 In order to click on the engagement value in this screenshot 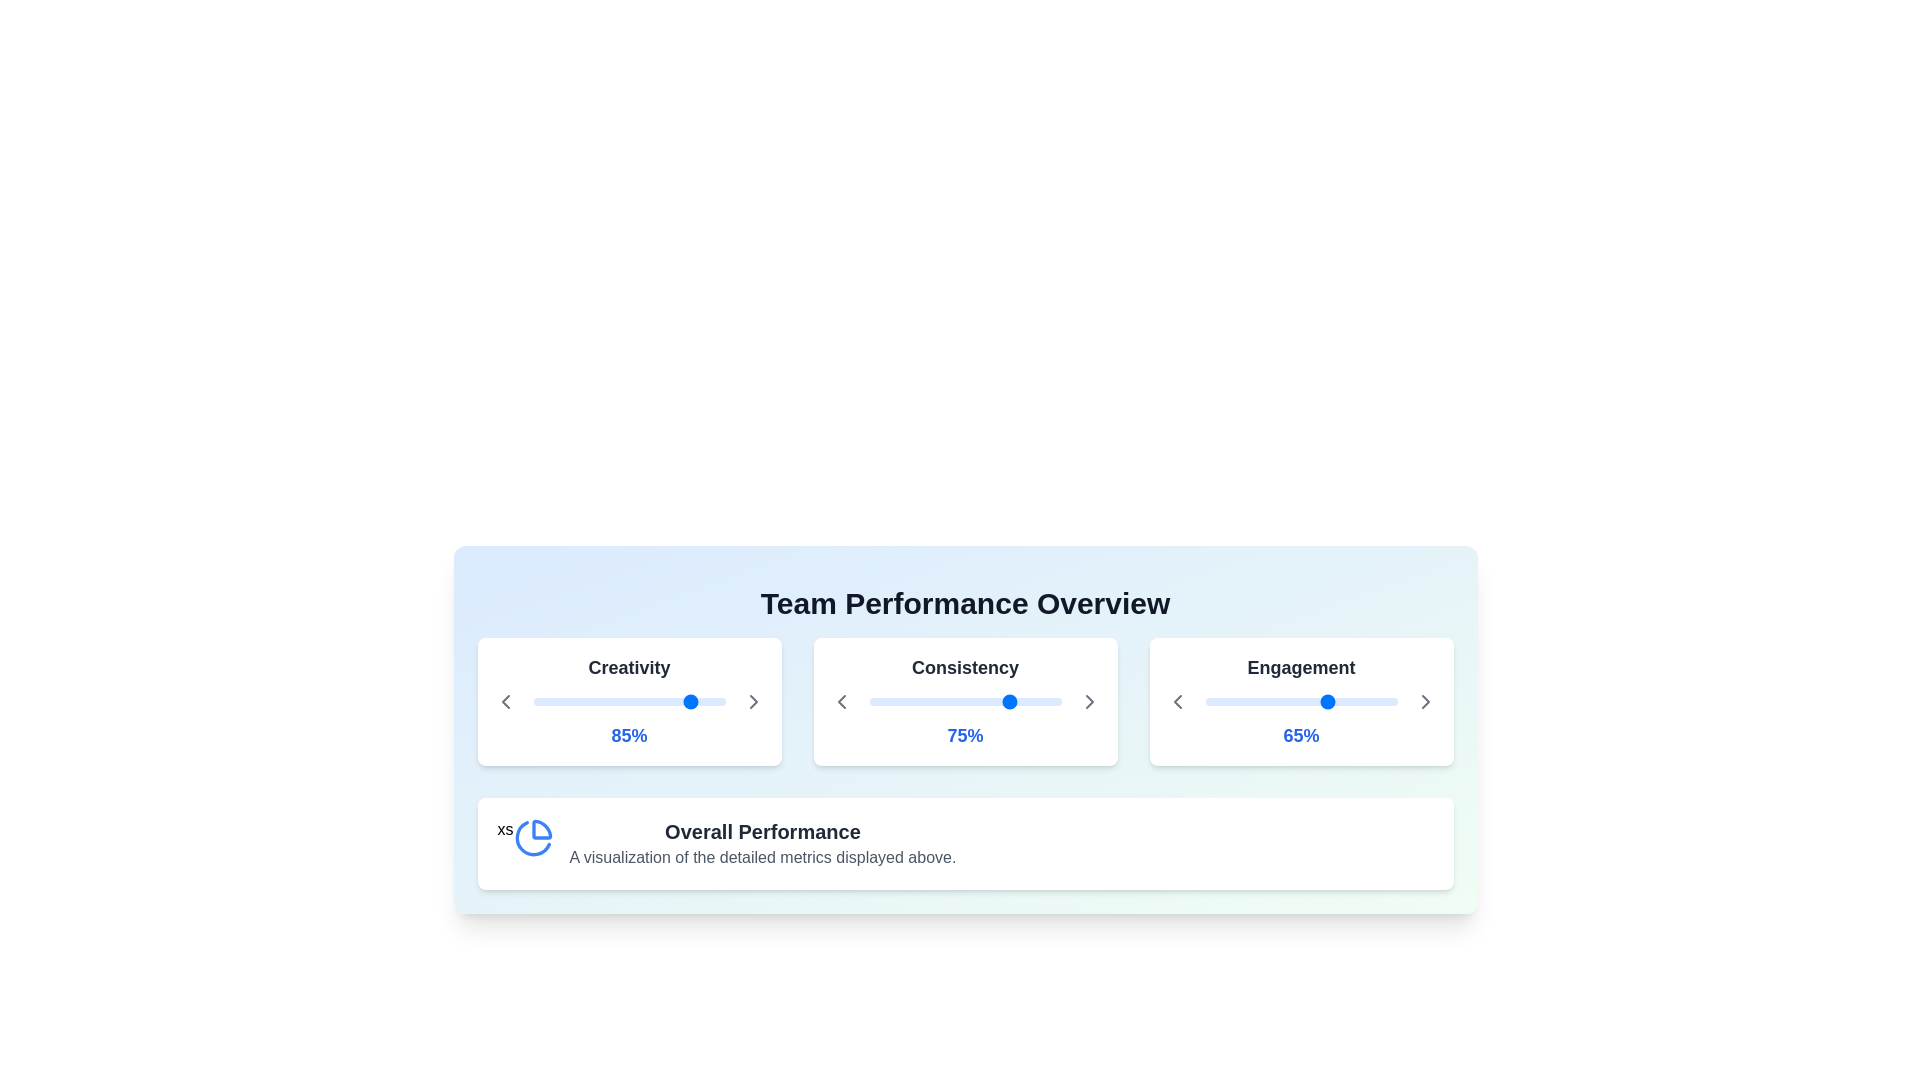, I will do `click(1264, 701)`.